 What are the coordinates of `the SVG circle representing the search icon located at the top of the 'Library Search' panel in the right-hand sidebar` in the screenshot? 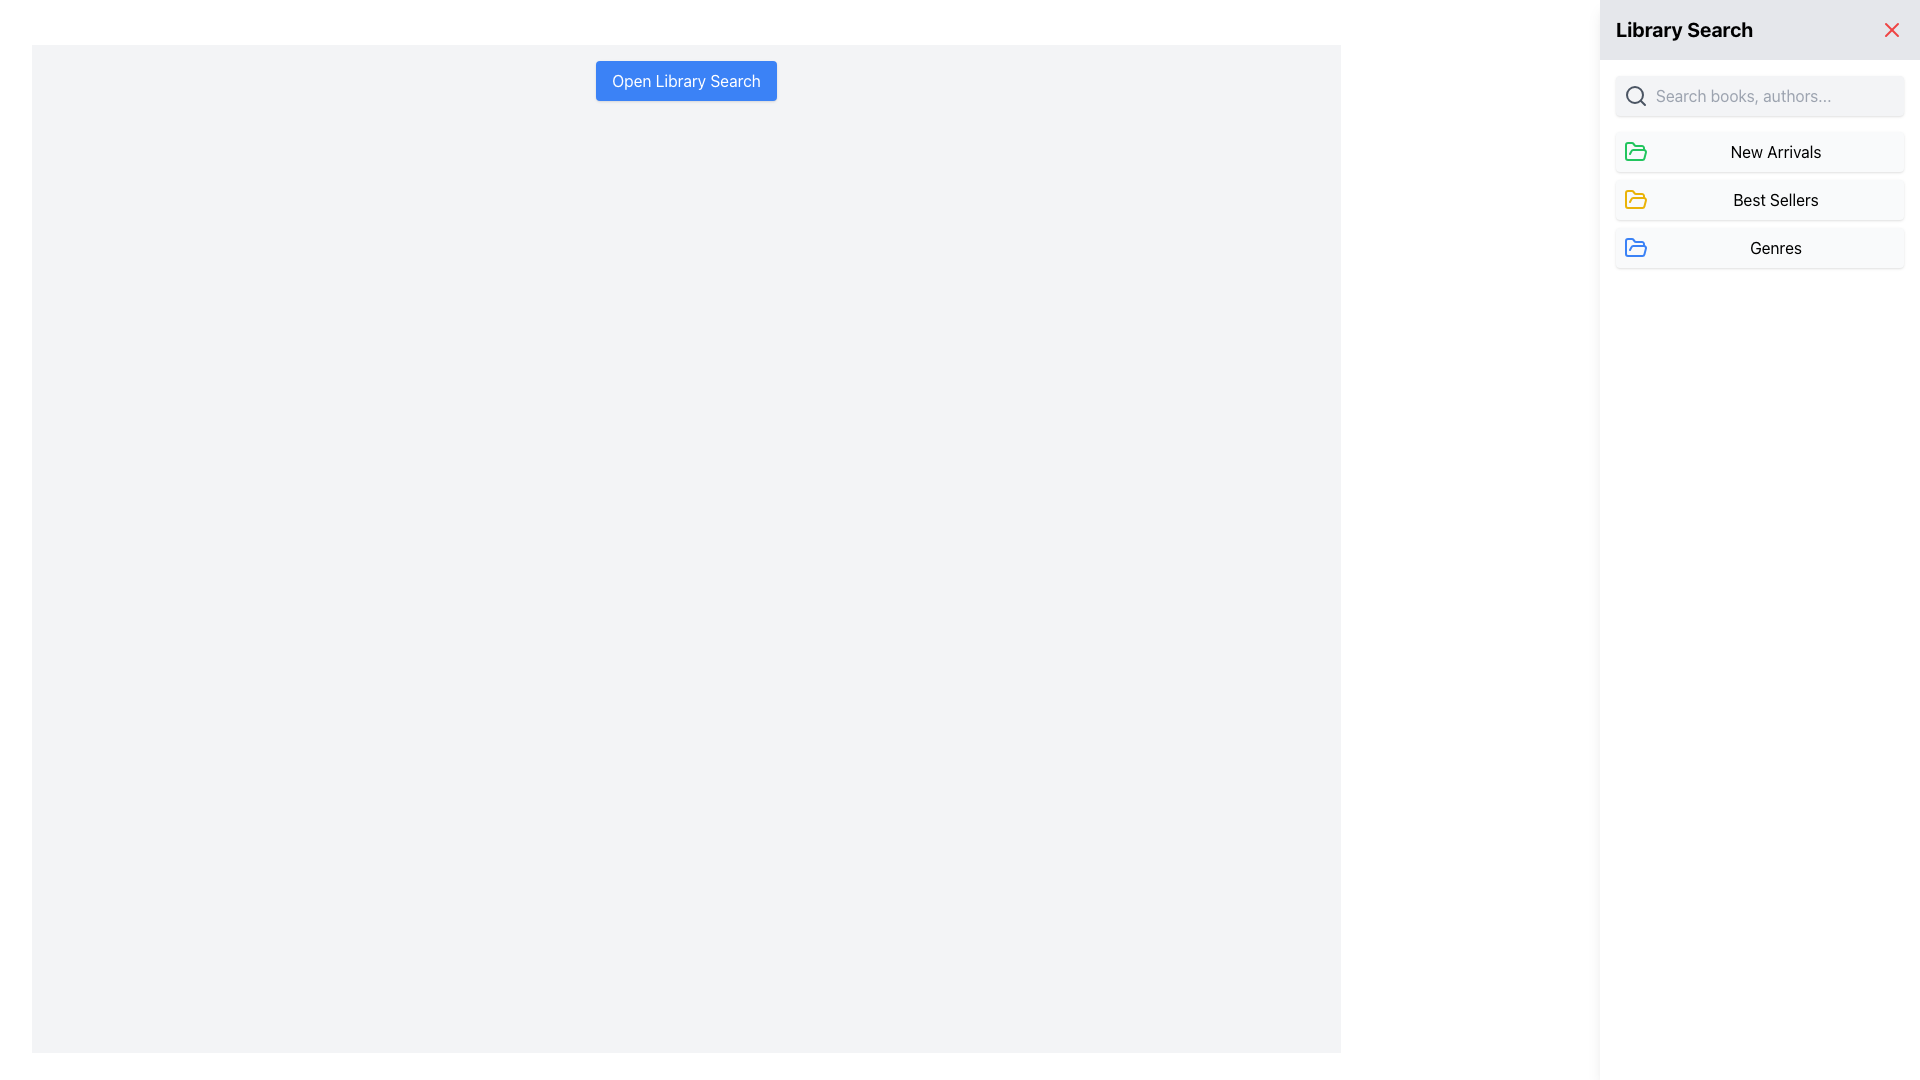 It's located at (1635, 95).